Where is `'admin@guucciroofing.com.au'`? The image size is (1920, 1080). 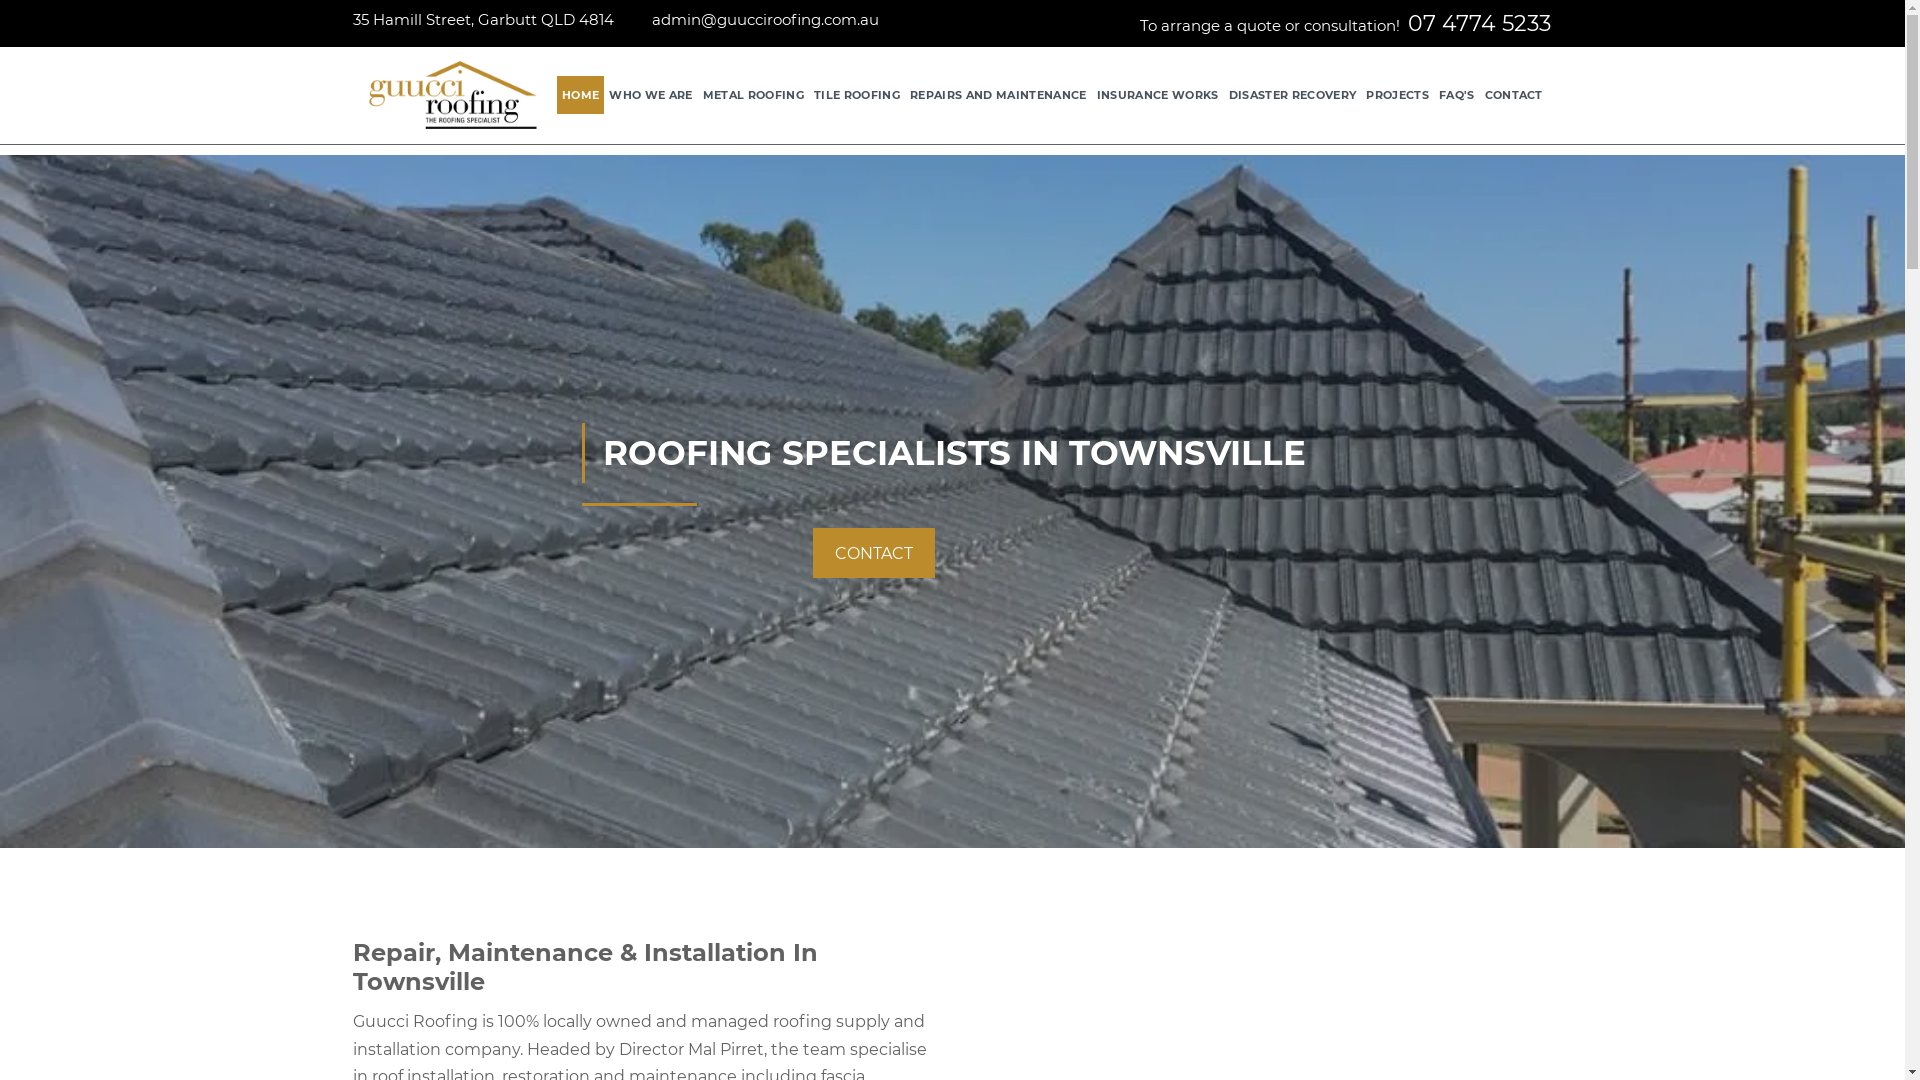
'admin@guucciroofing.com.au' is located at coordinates (764, 19).